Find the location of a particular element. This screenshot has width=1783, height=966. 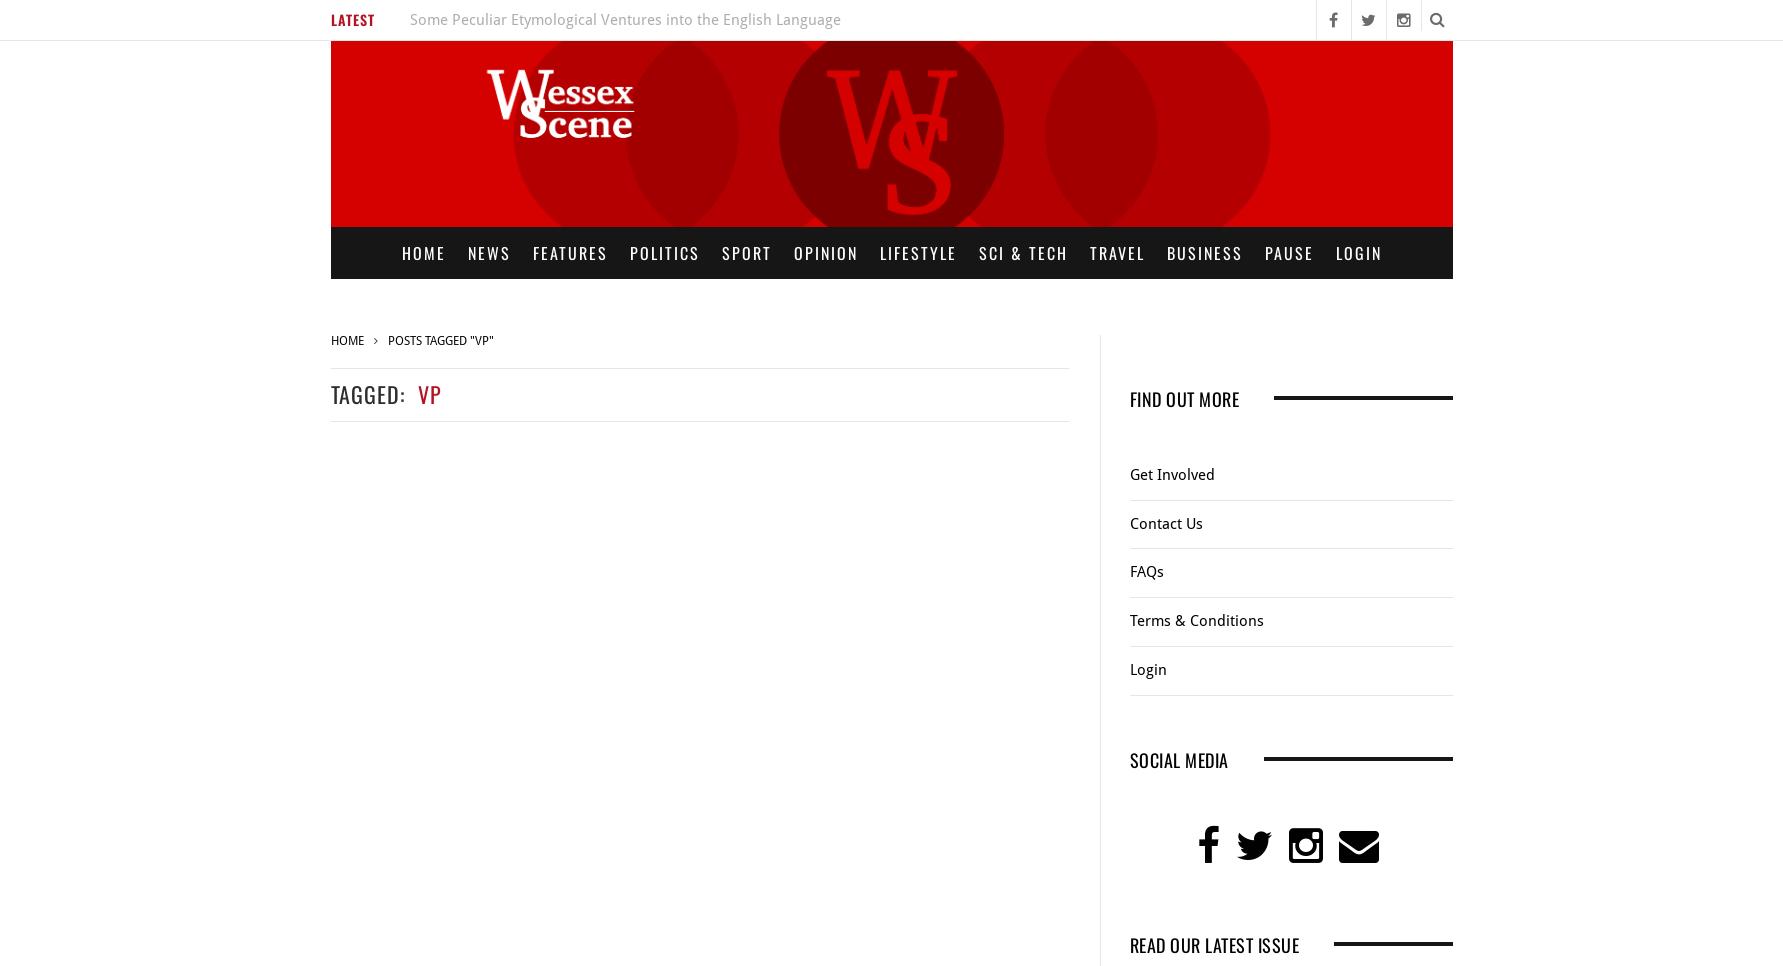

'Pause' is located at coordinates (1288, 252).